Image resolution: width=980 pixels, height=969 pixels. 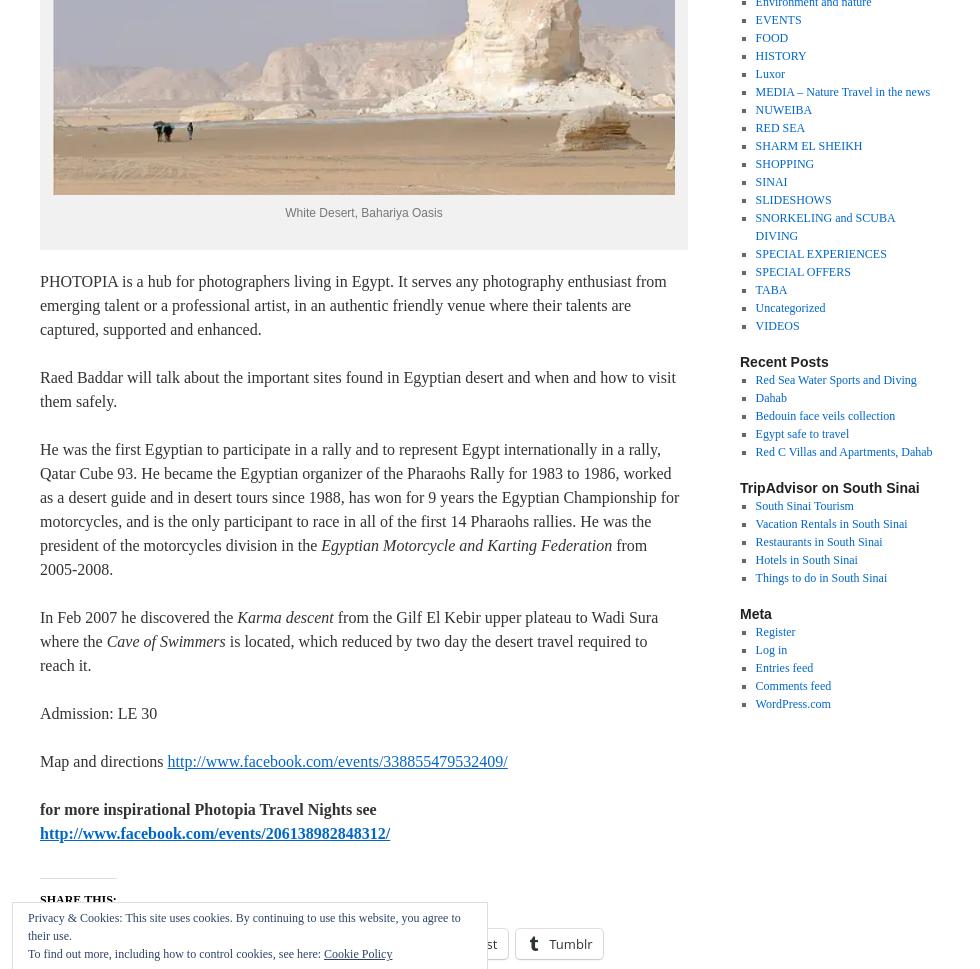 What do you see at coordinates (106, 641) in the screenshot?
I see `'Cave of Swimmers'` at bounding box center [106, 641].